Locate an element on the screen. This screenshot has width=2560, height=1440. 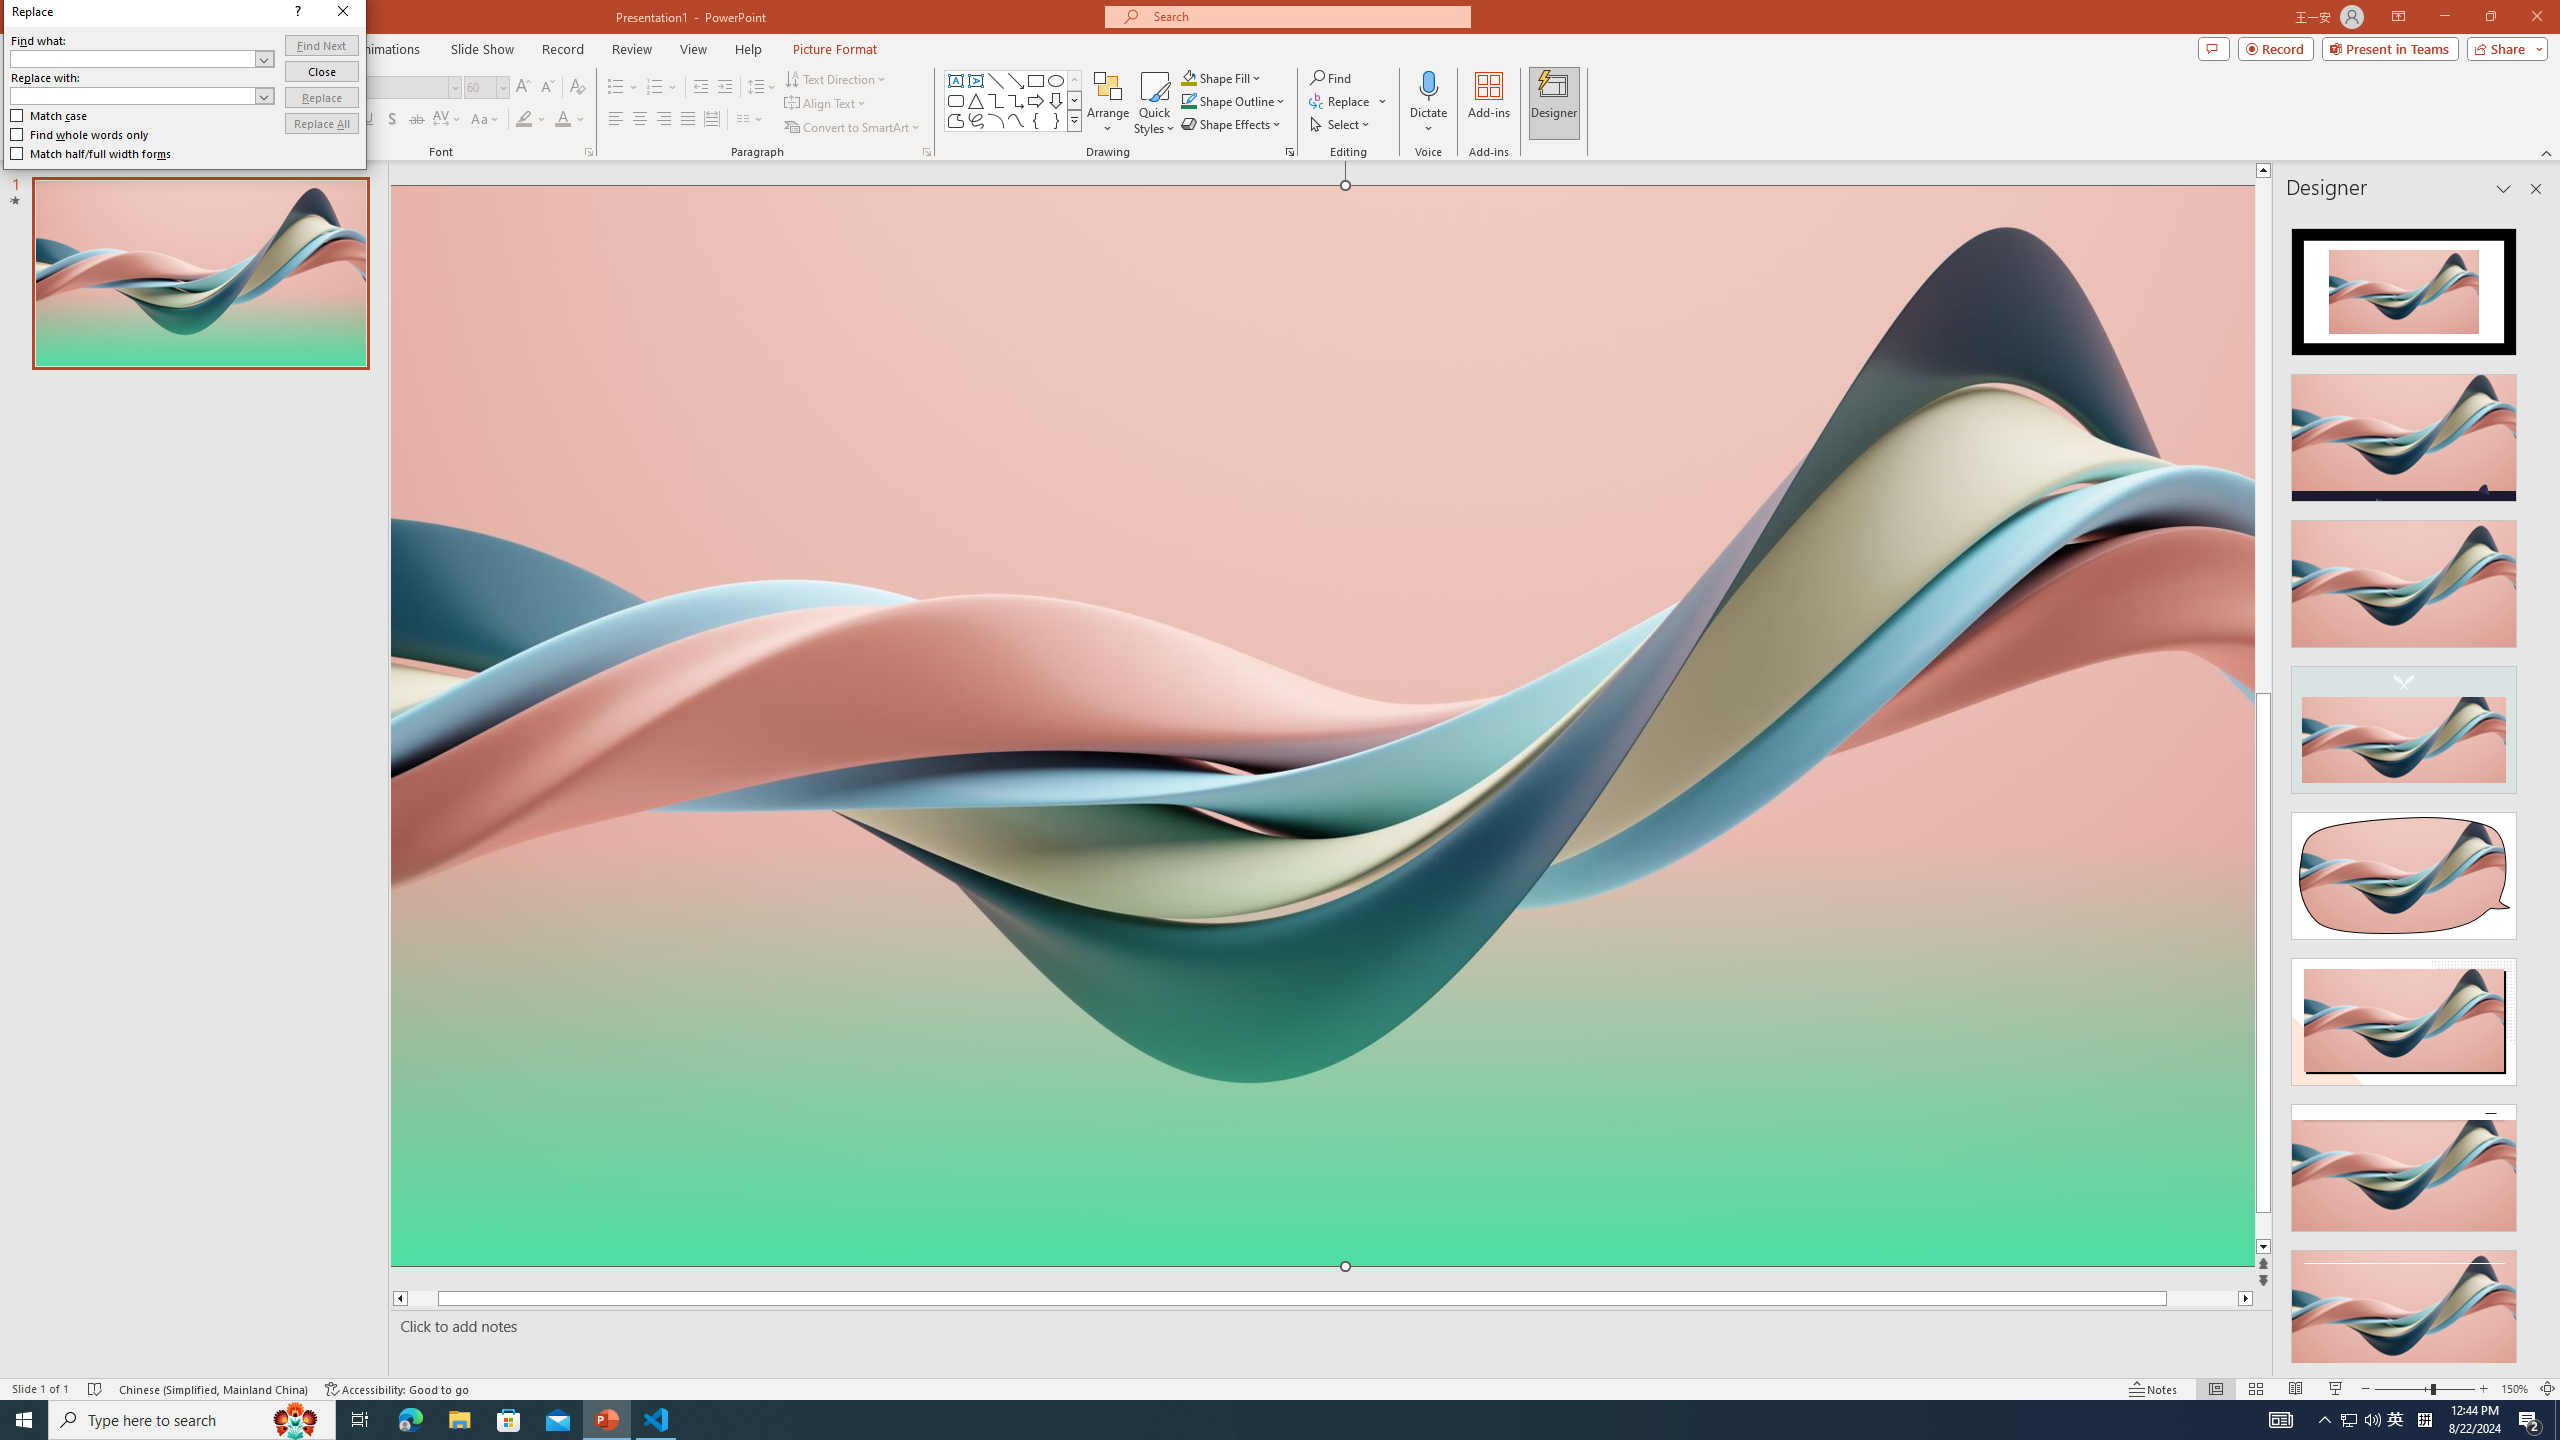
'Rectangle: Rounded Corners' is located at coordinates (955, 99).